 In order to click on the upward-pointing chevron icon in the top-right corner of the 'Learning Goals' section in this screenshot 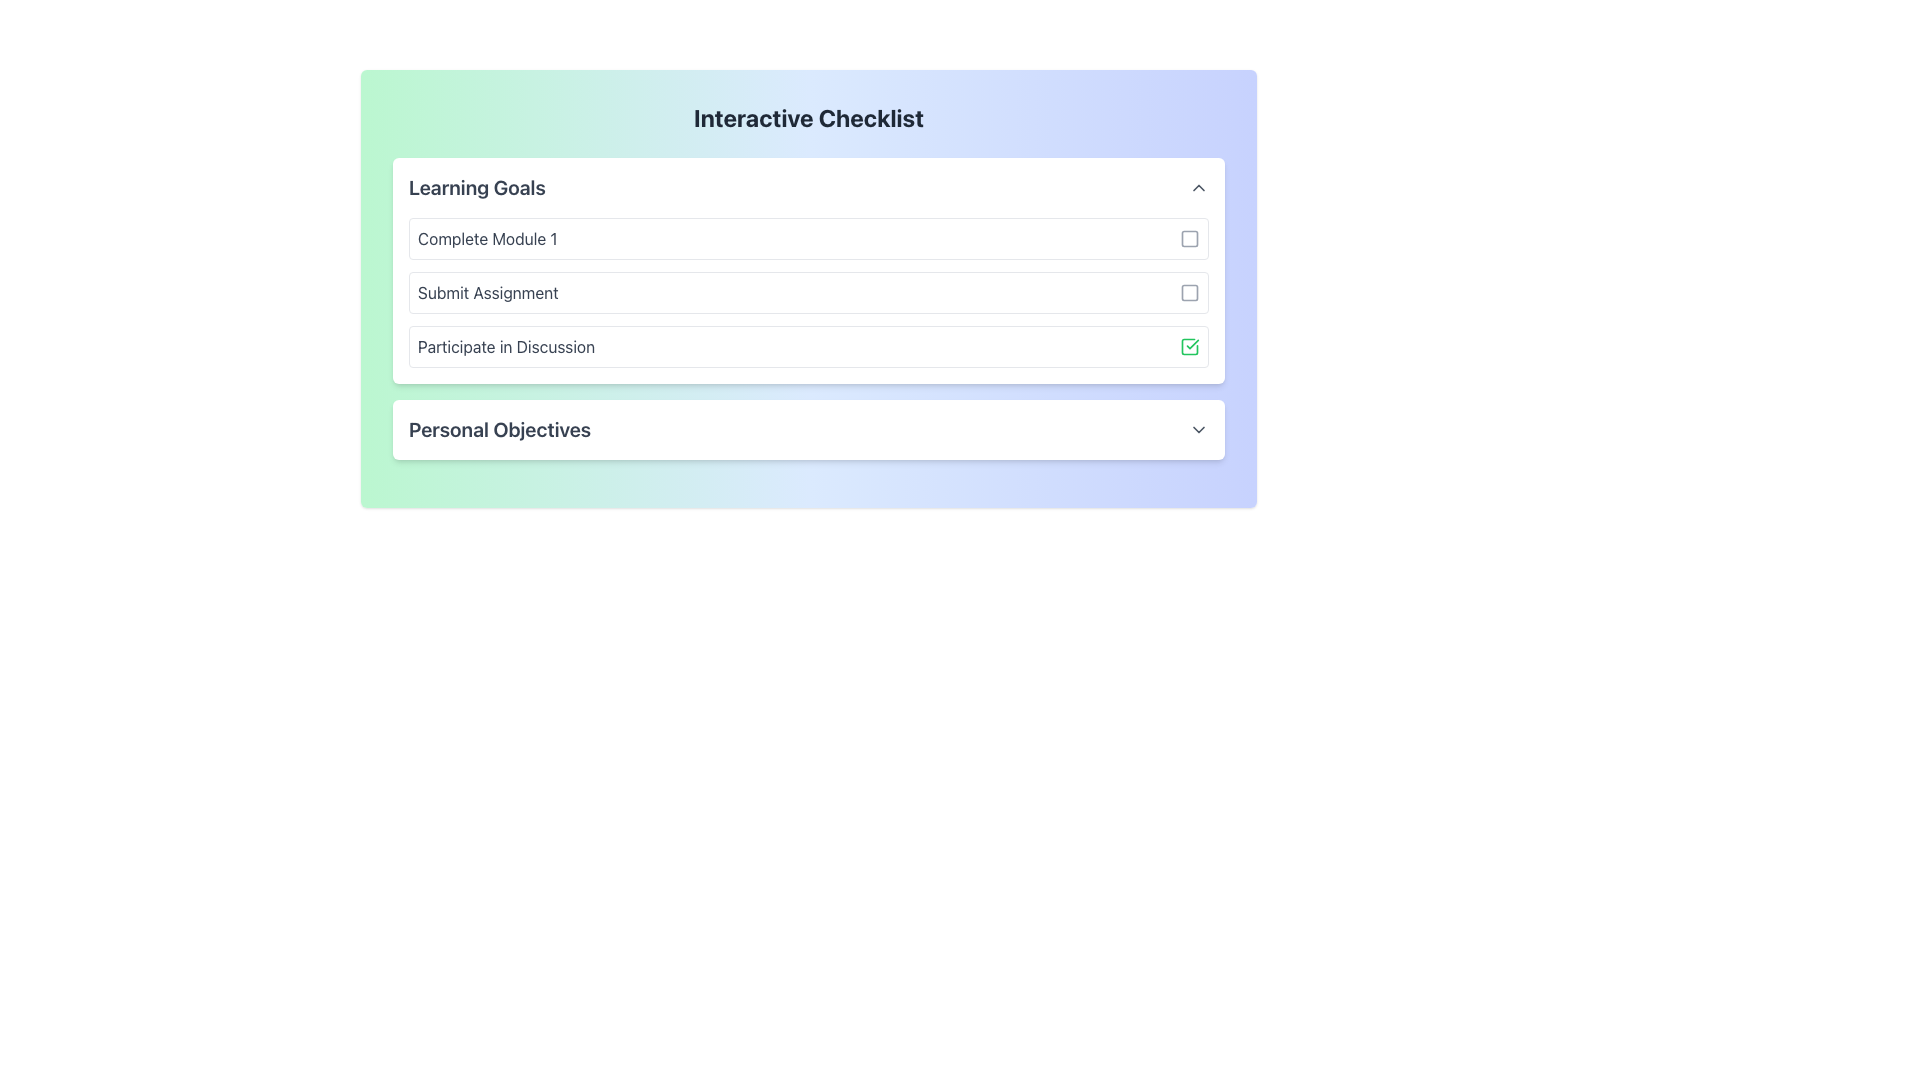, I will do `click(1199, 188)`.